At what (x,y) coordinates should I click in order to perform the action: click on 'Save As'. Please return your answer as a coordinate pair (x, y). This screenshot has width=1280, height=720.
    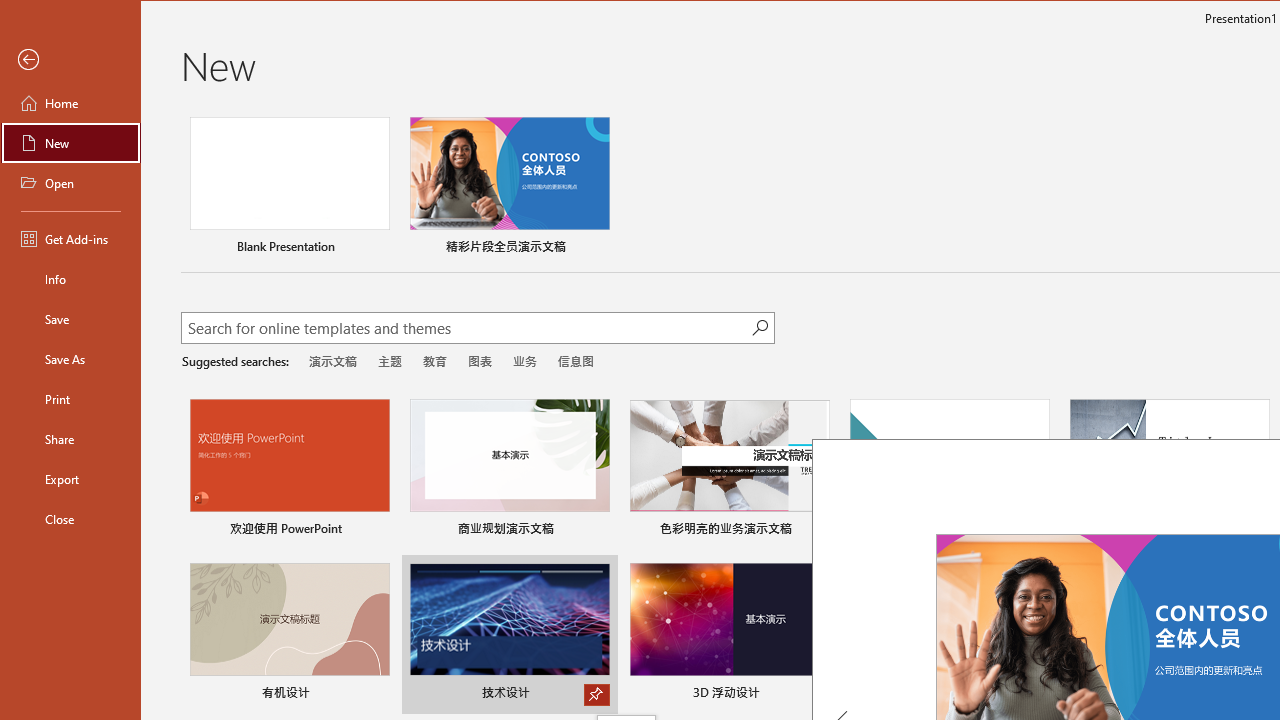
    Looking at the image, I should click on (71, 357).